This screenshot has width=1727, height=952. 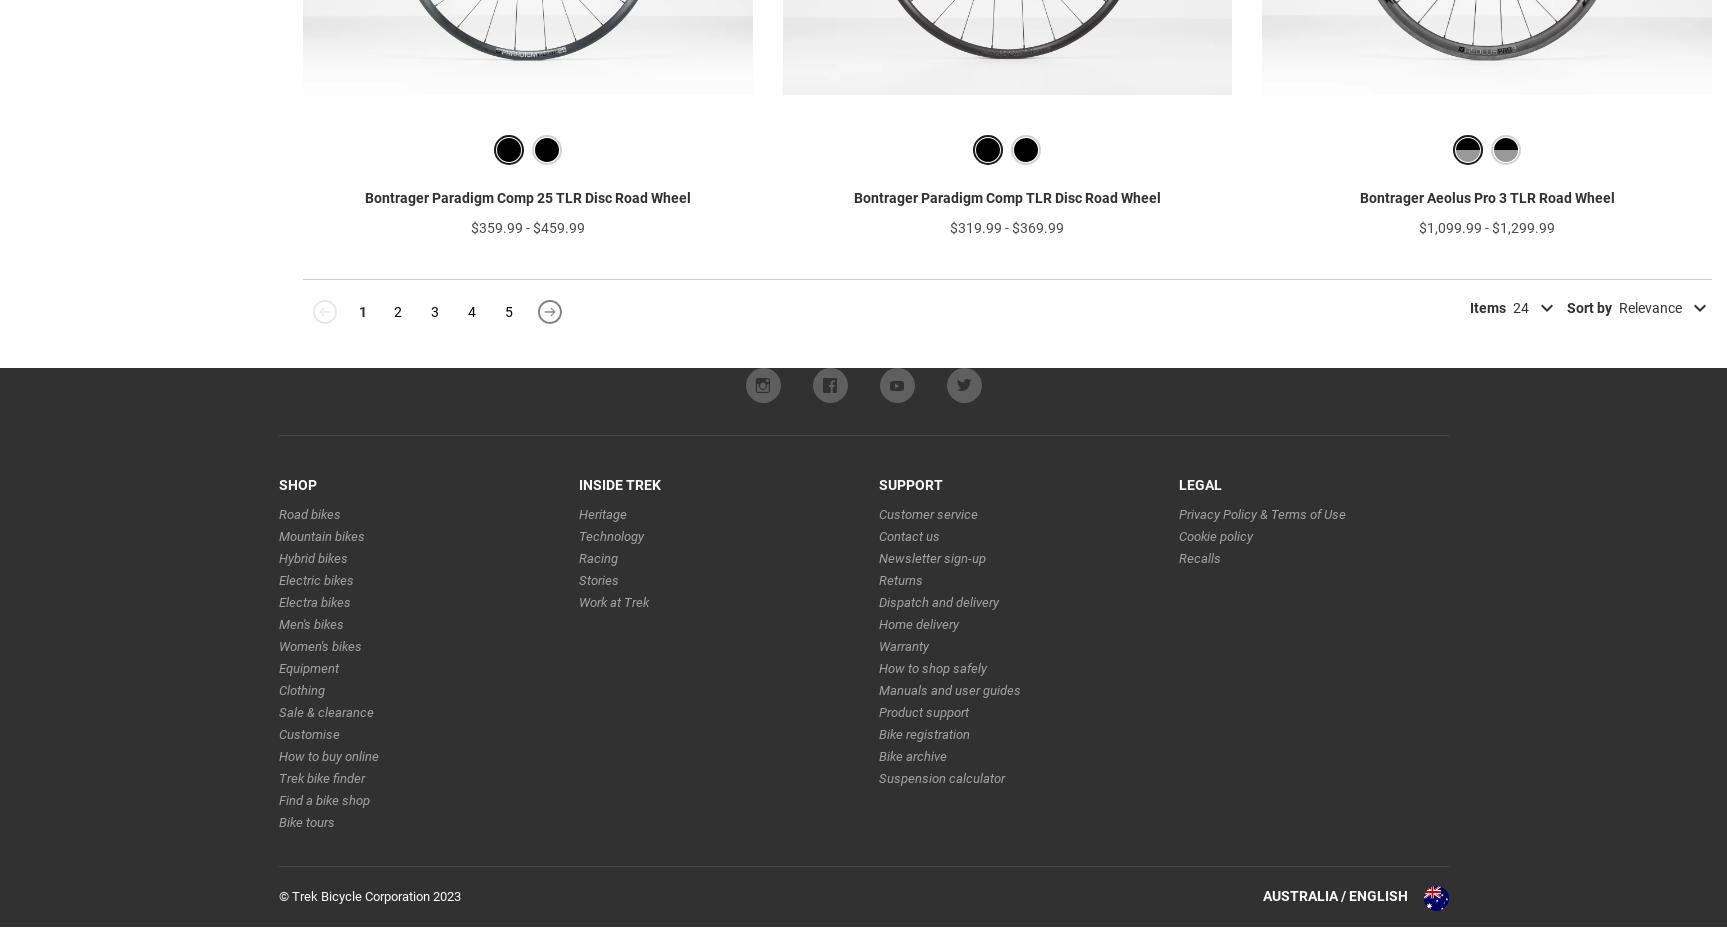 I want to click on 'Women's bikes', so click(x=318, y=676).